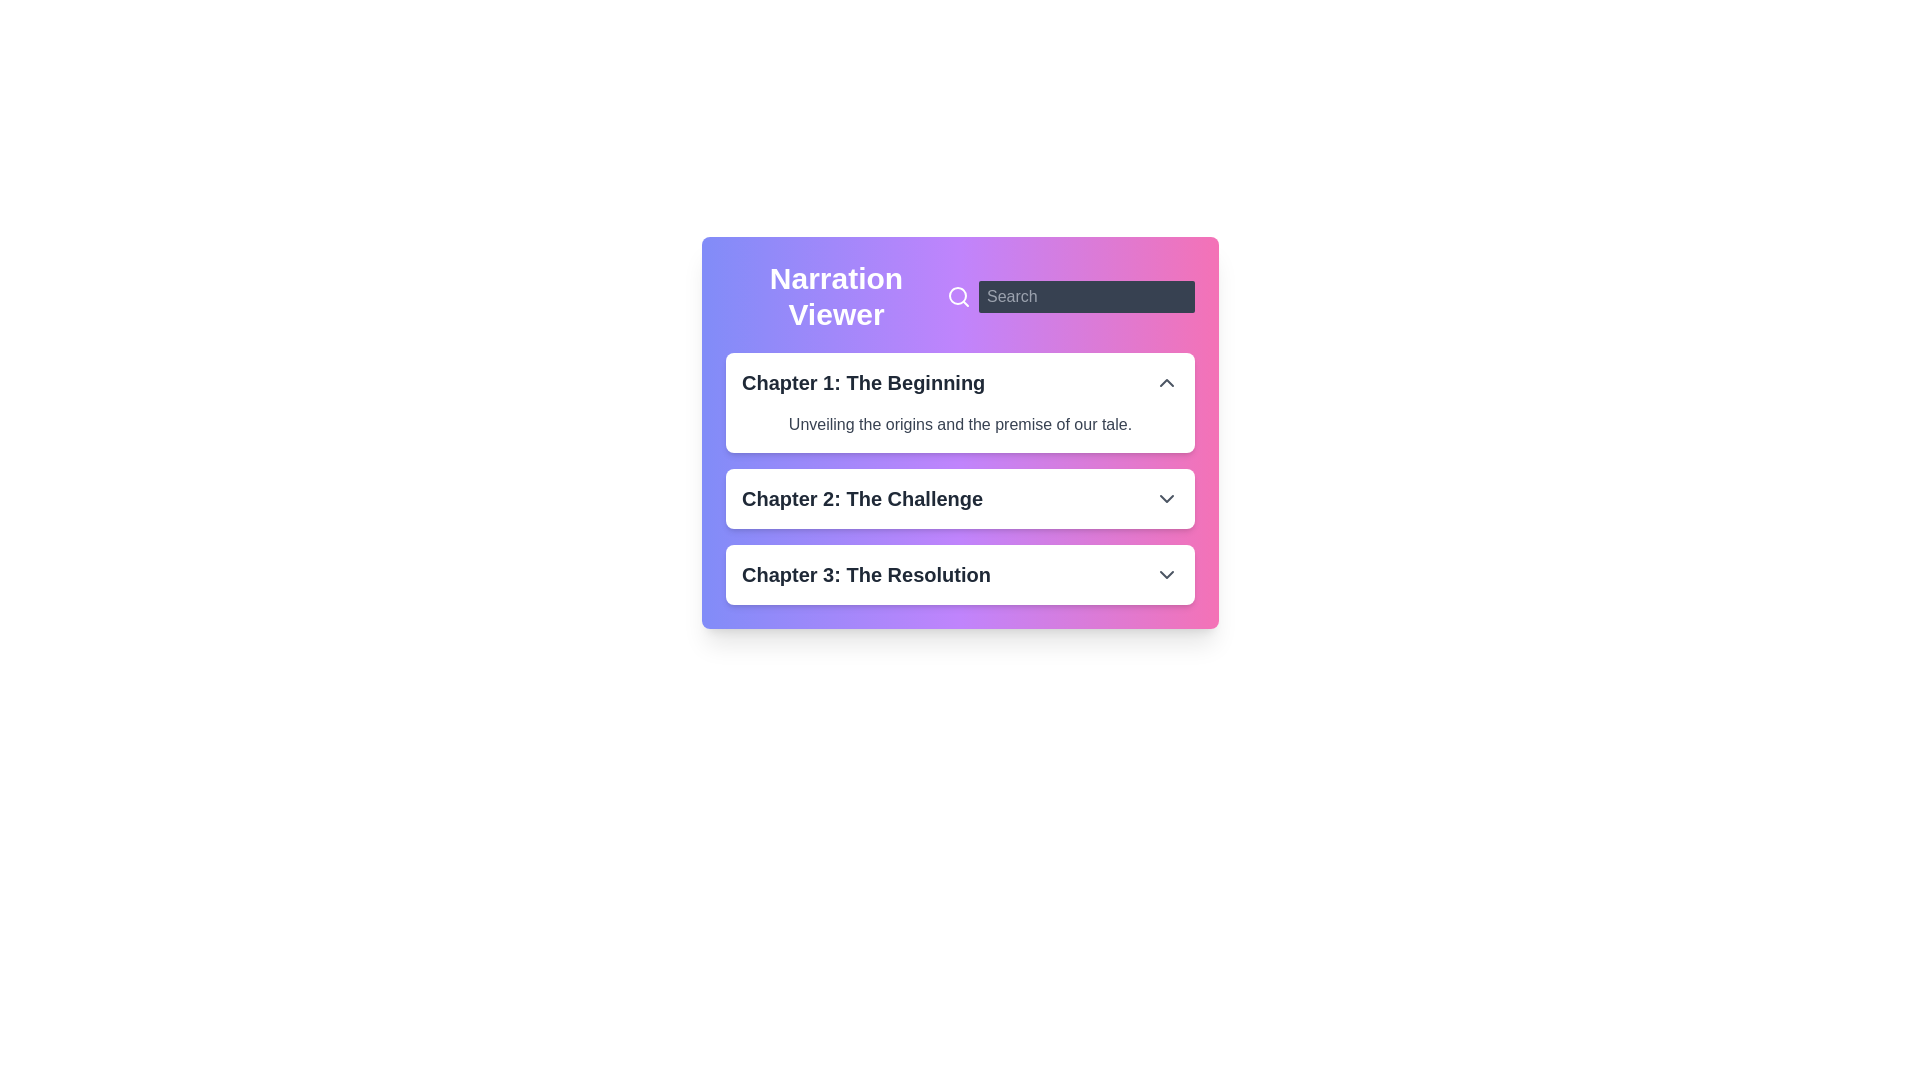  Describe the element at coordinates (958, 297) in the screenshot. I see `the decorative icon related to the search functionality located at the top-right corner of the 'Narration Viewer' section, adjacent to the 'Search' text input field` at that location.